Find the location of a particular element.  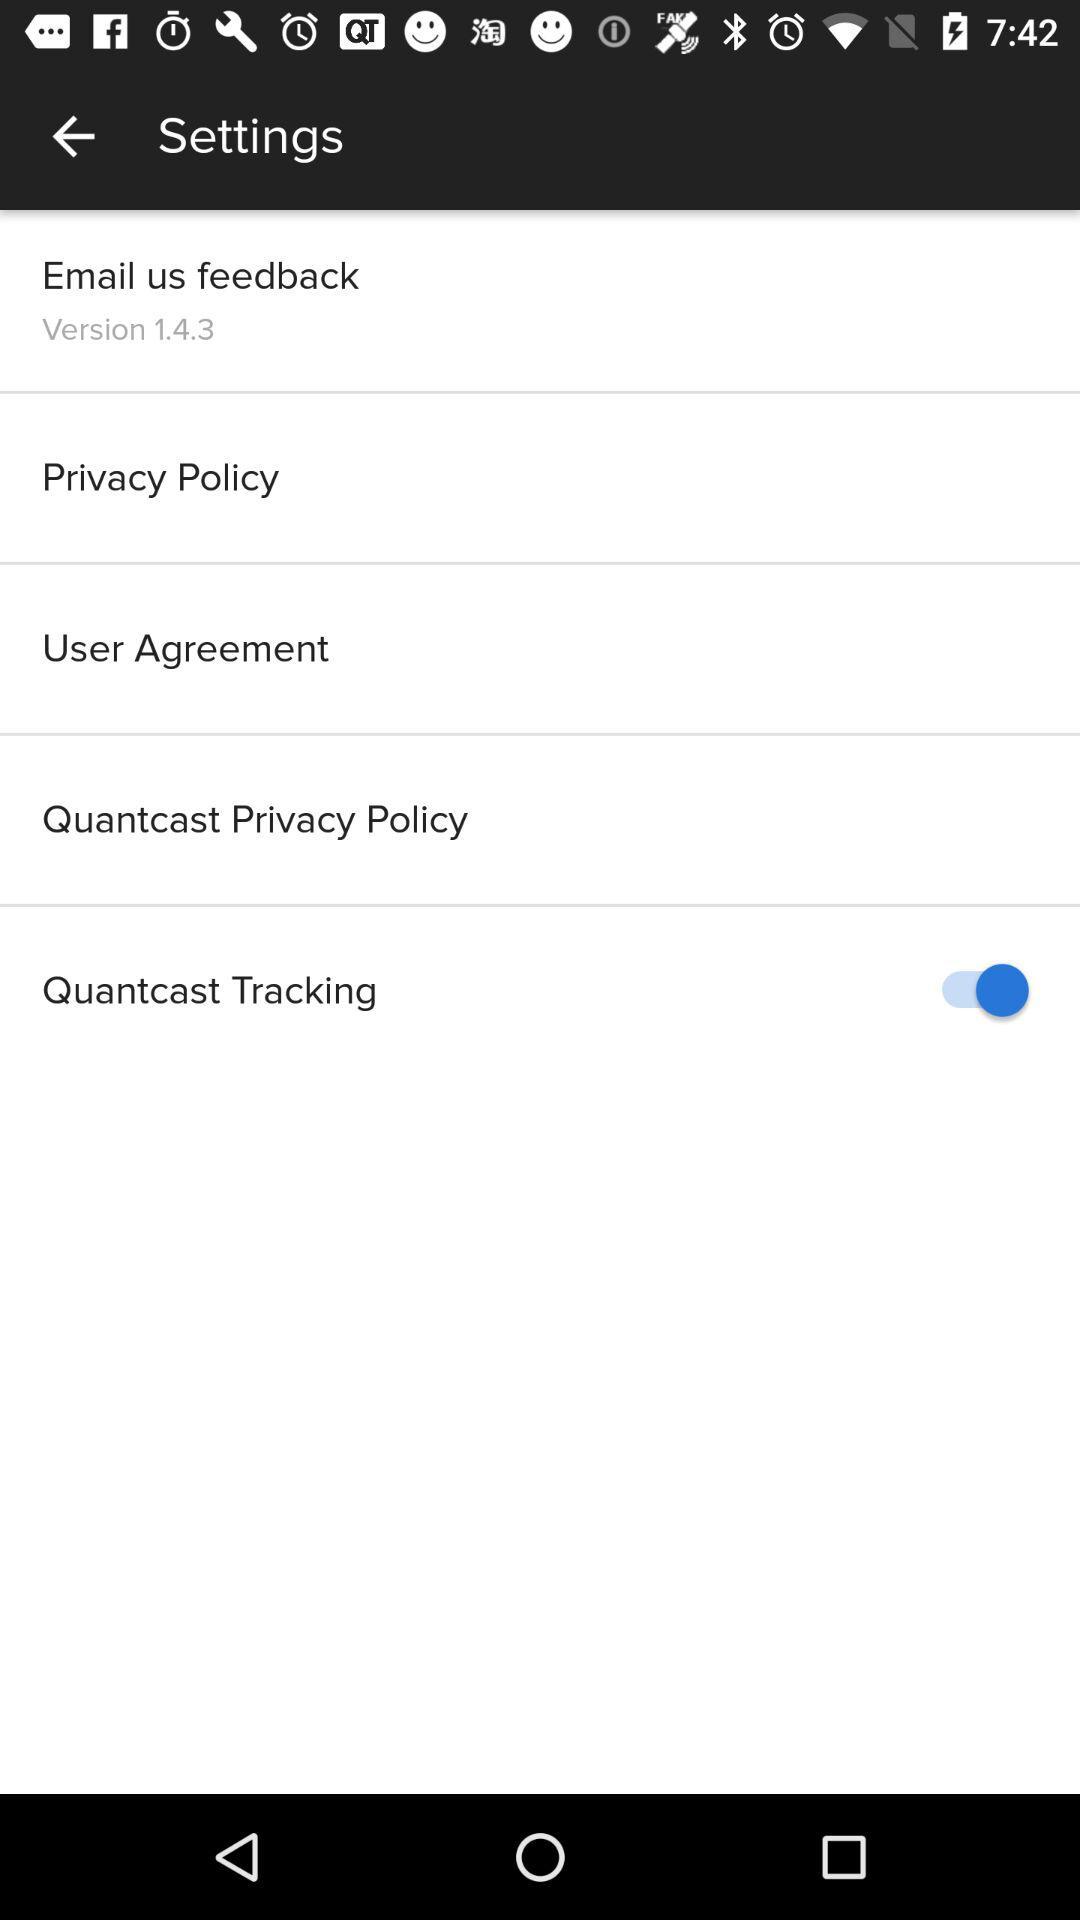

the user agreement item is located at coordinates (540, 648).